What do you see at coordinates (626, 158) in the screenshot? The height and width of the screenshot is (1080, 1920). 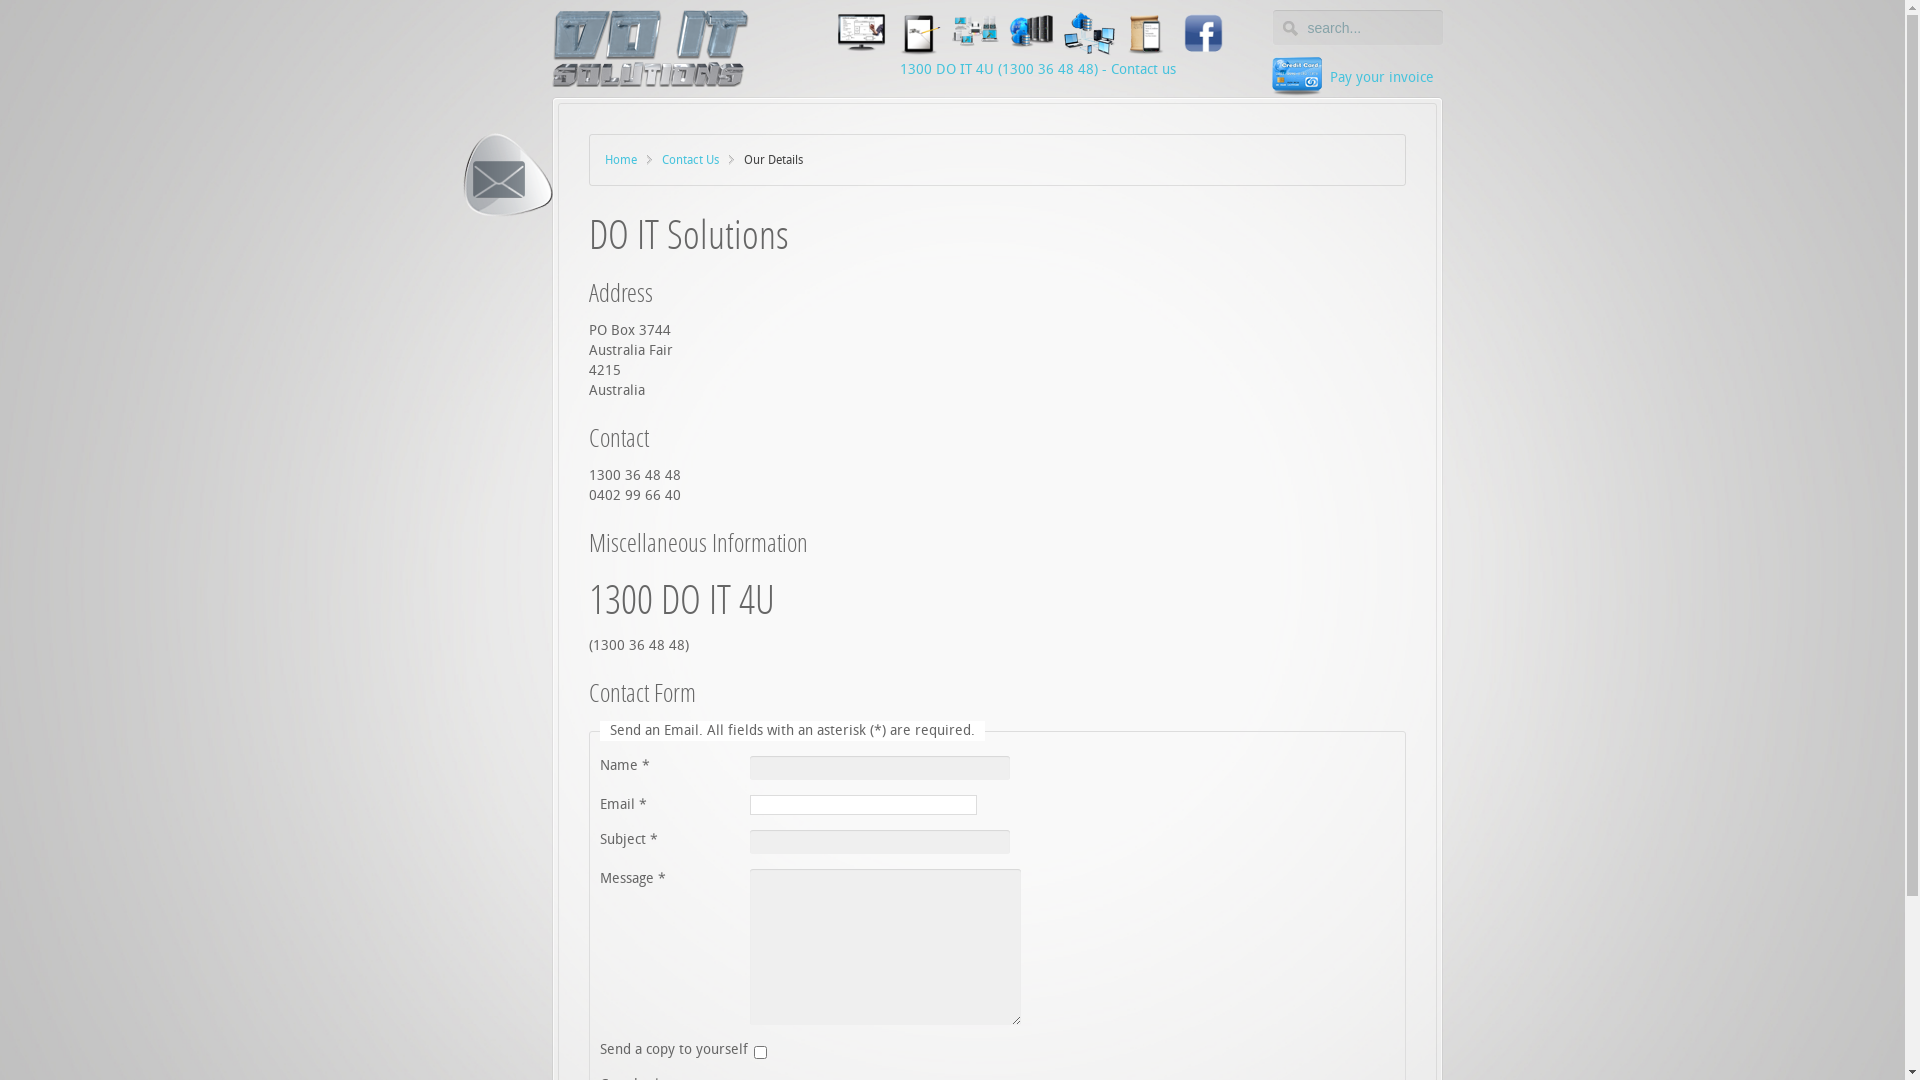 I see `'Home'` at bounding box center [626, 158].